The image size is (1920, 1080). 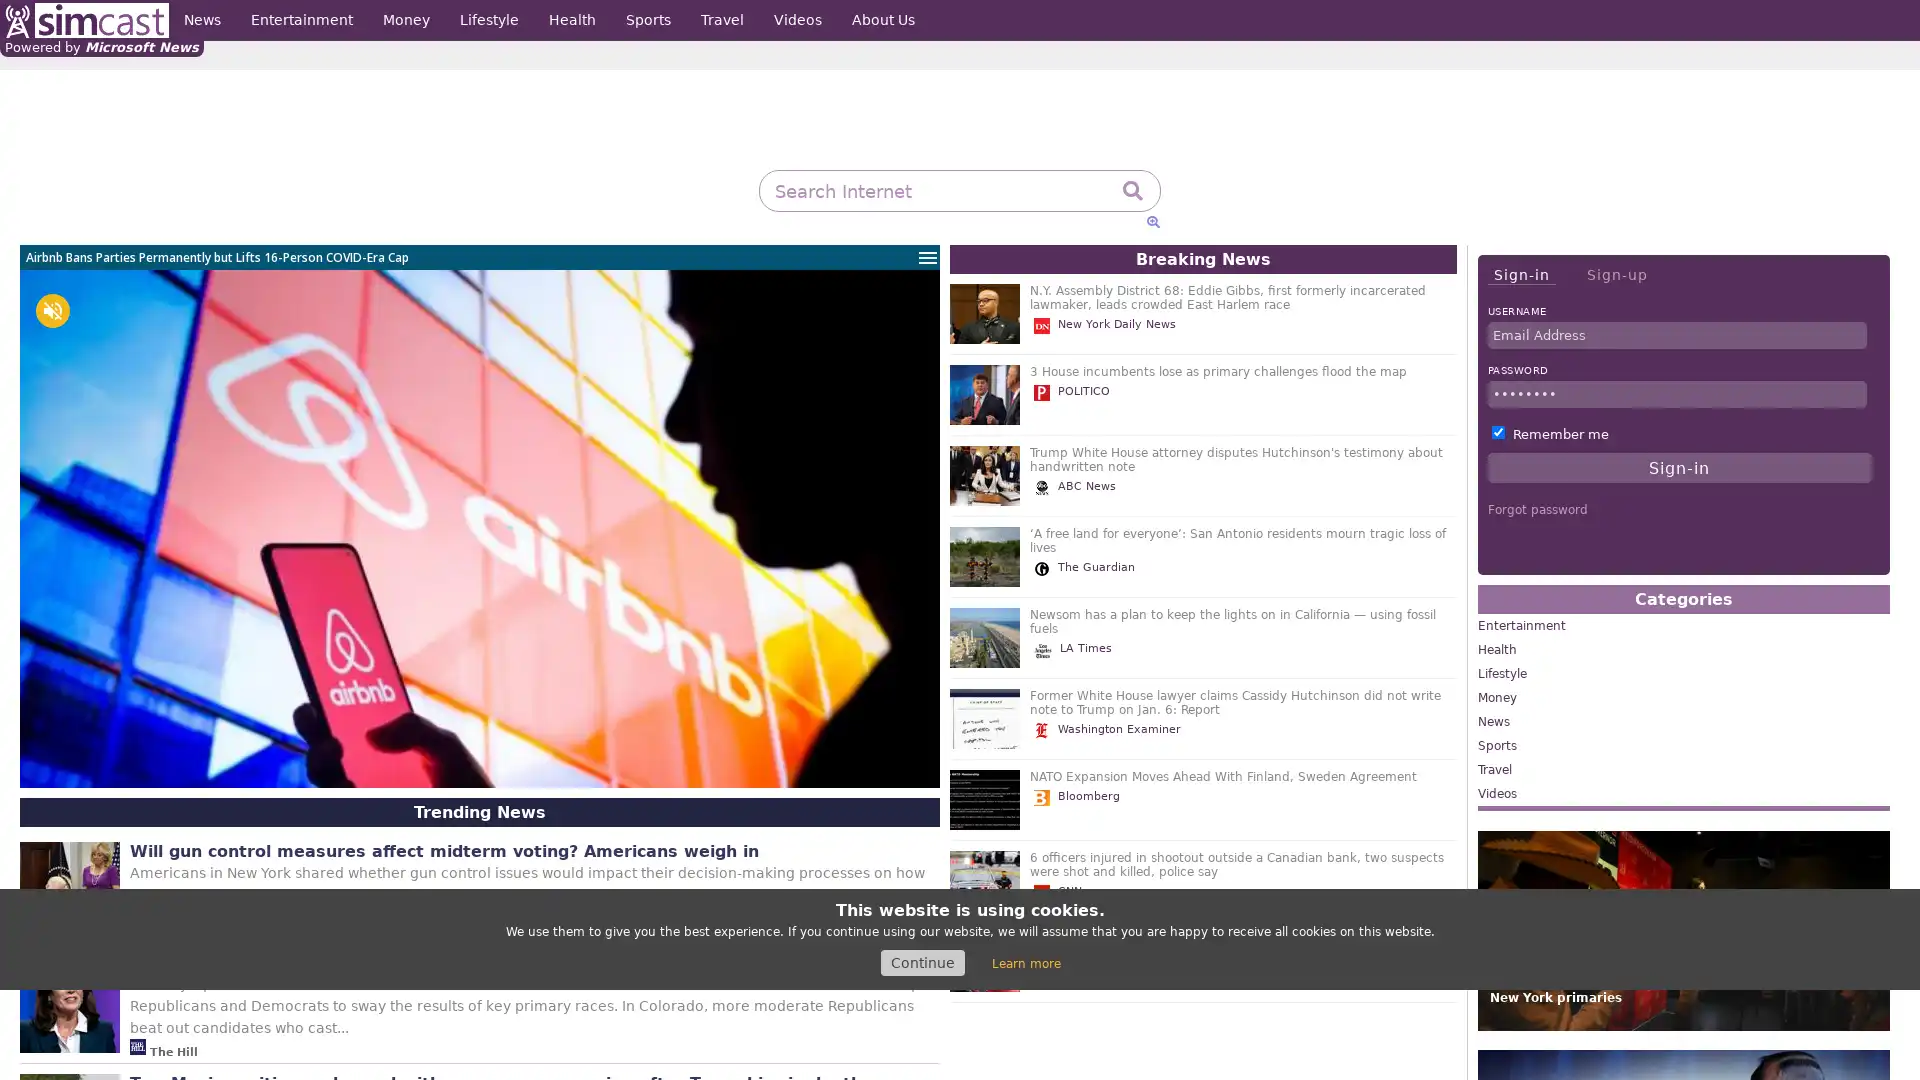 I want to click on volume_offvolume_up, so click(x=52, y=311).